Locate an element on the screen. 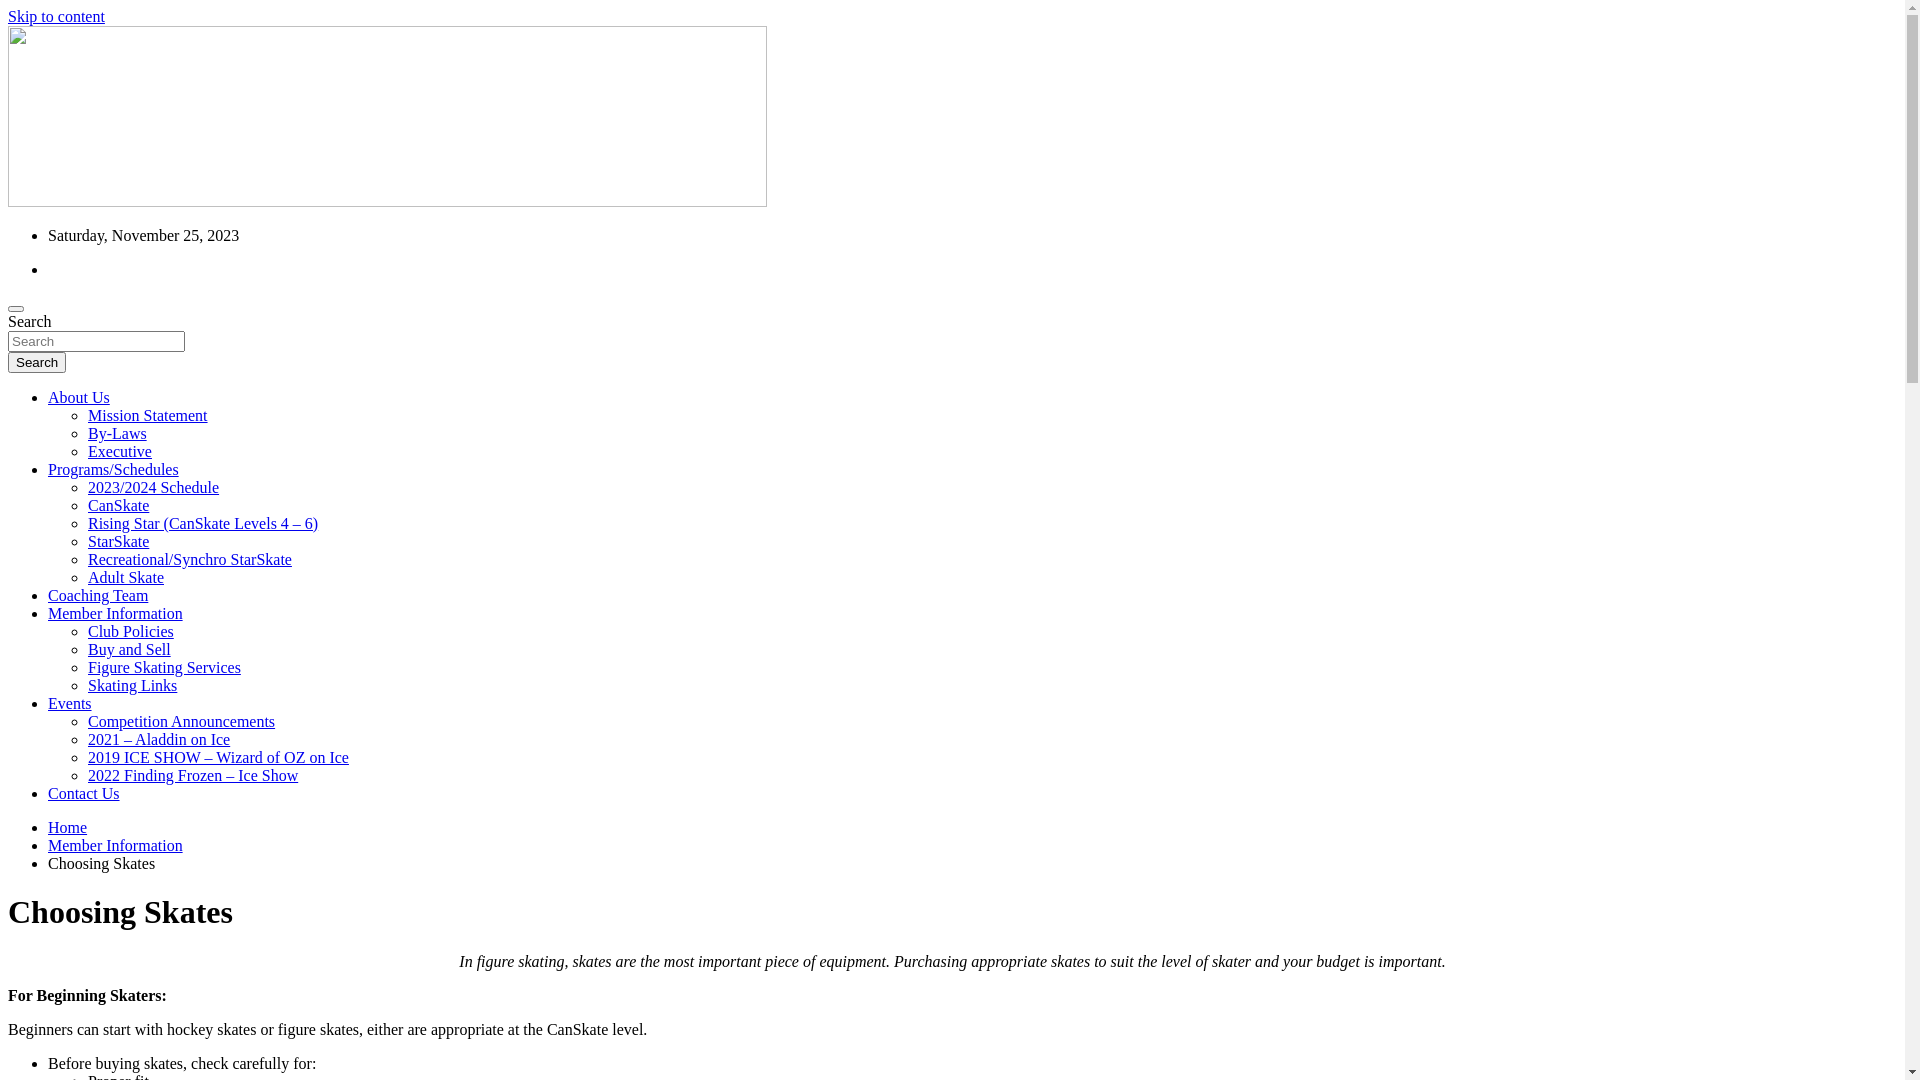 The height and width of the screenshot is (1080, 1920). '2023/2024 Schedule' is located at coordinates (152, 487).